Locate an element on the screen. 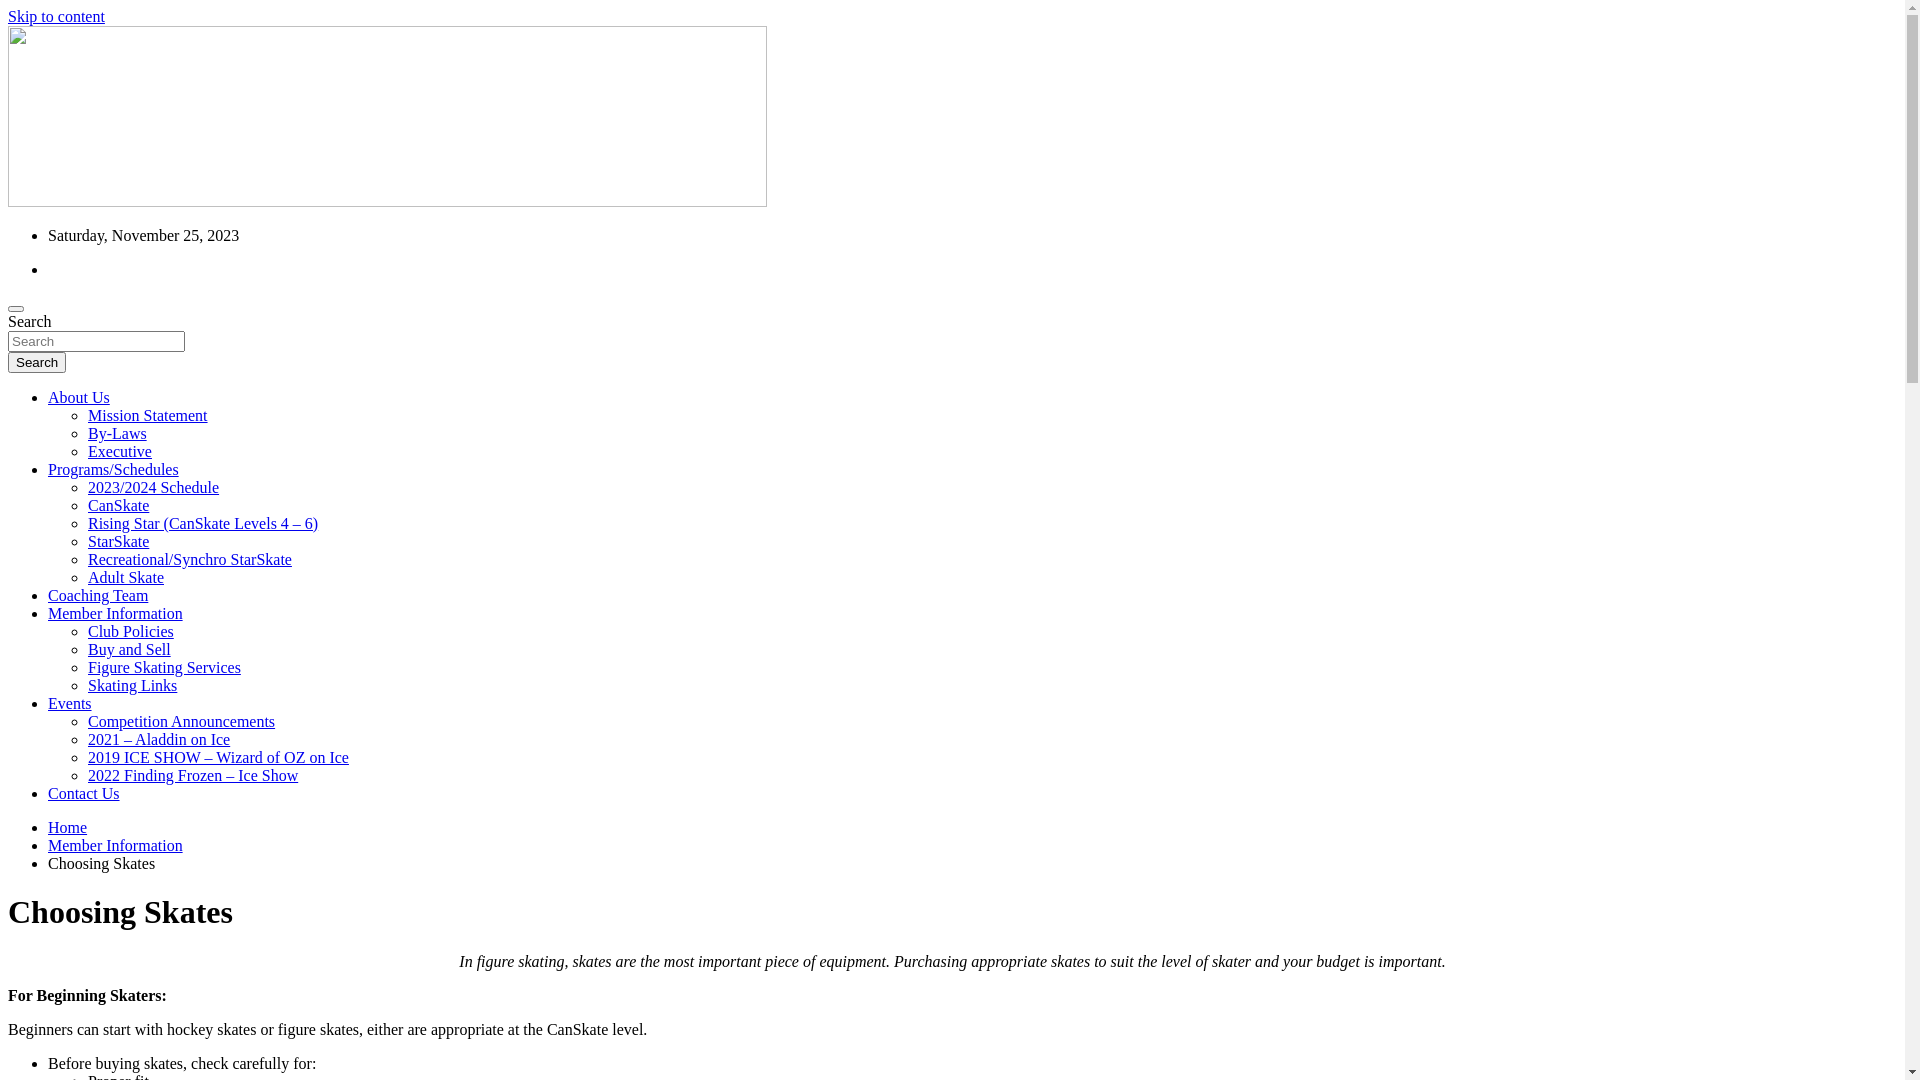 The height and width of the screenshot is (1080, 1920). '2023/2024 Schedule' is located at coordinates (152, 487).